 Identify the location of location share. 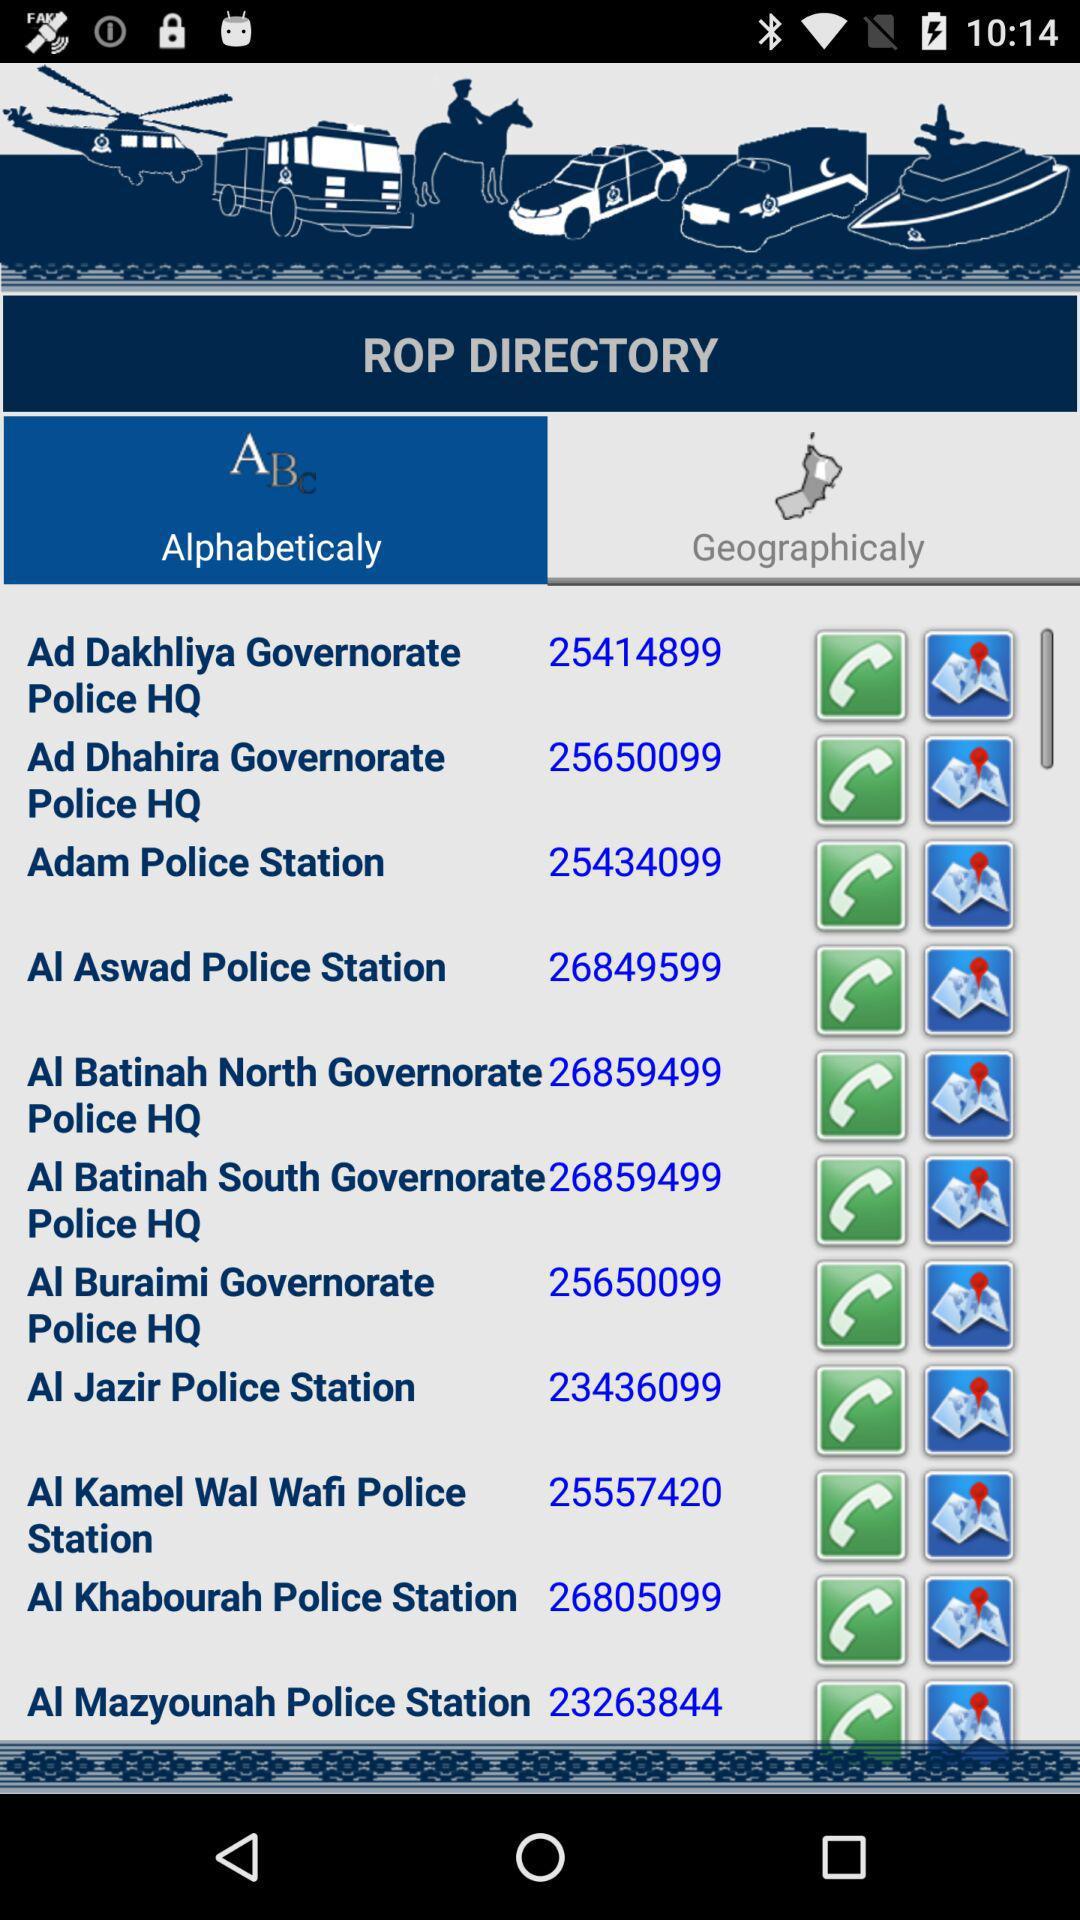
(967, 1621).